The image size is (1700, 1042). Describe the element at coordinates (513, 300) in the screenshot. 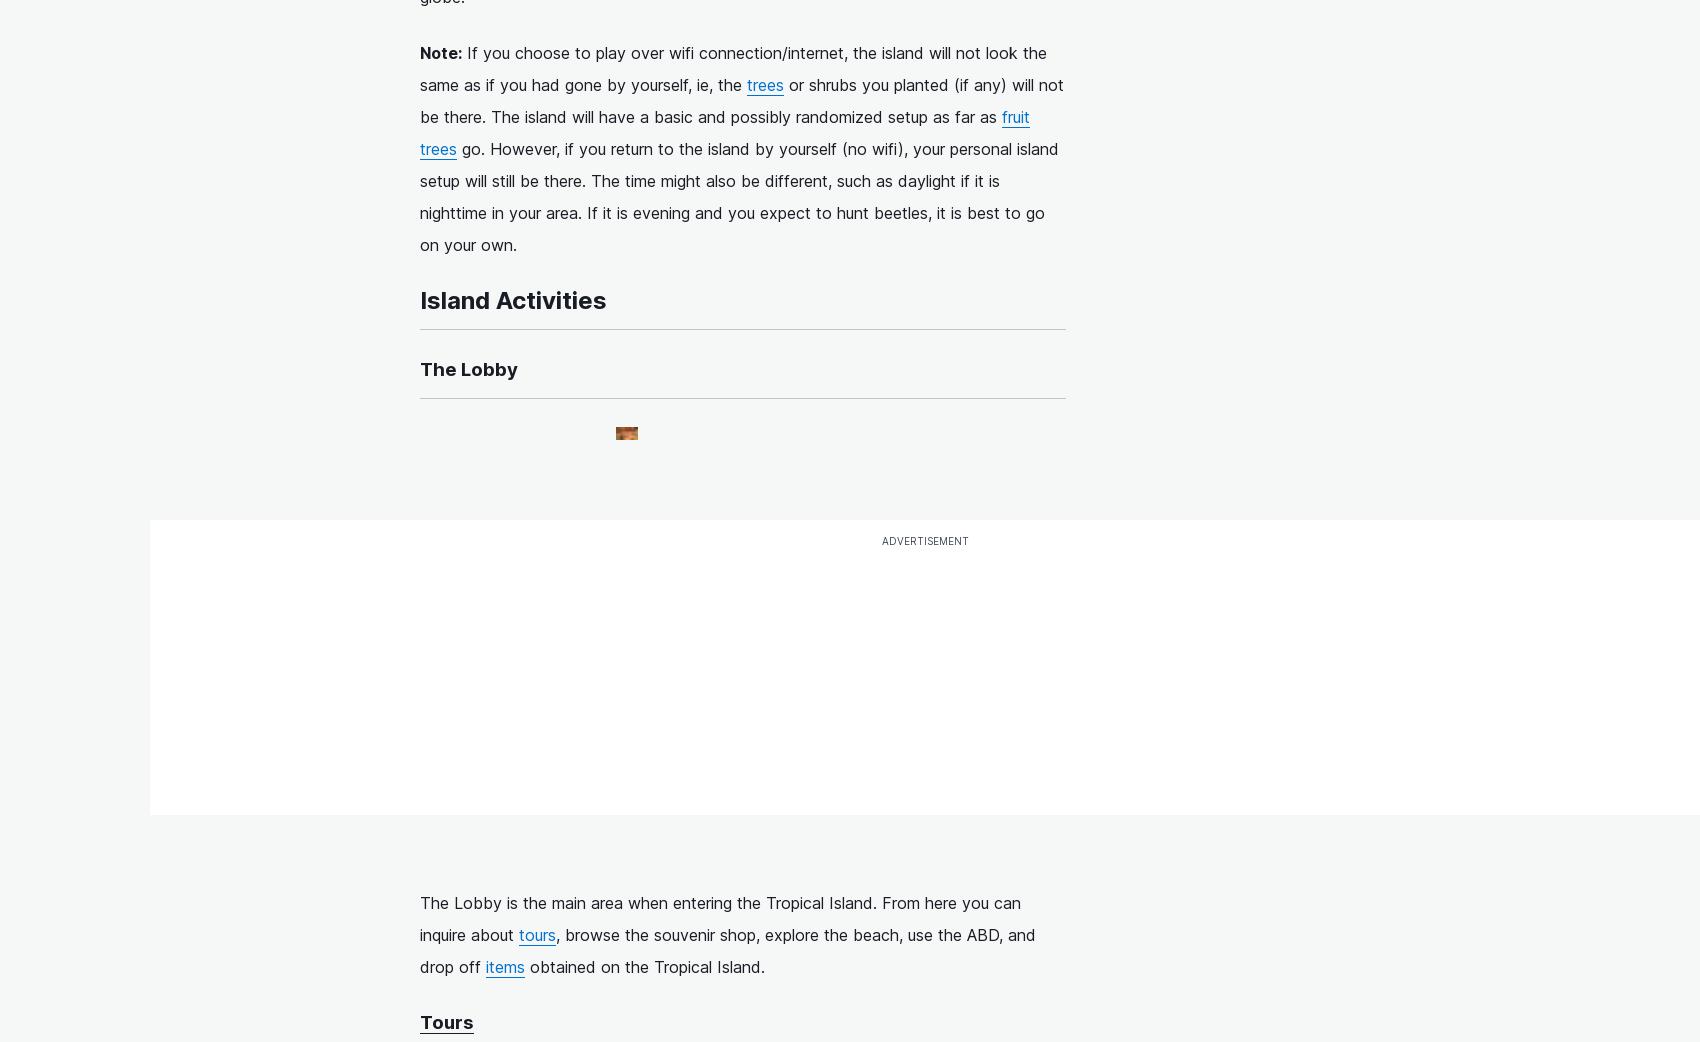

I see `'Island Activities'` at that location.